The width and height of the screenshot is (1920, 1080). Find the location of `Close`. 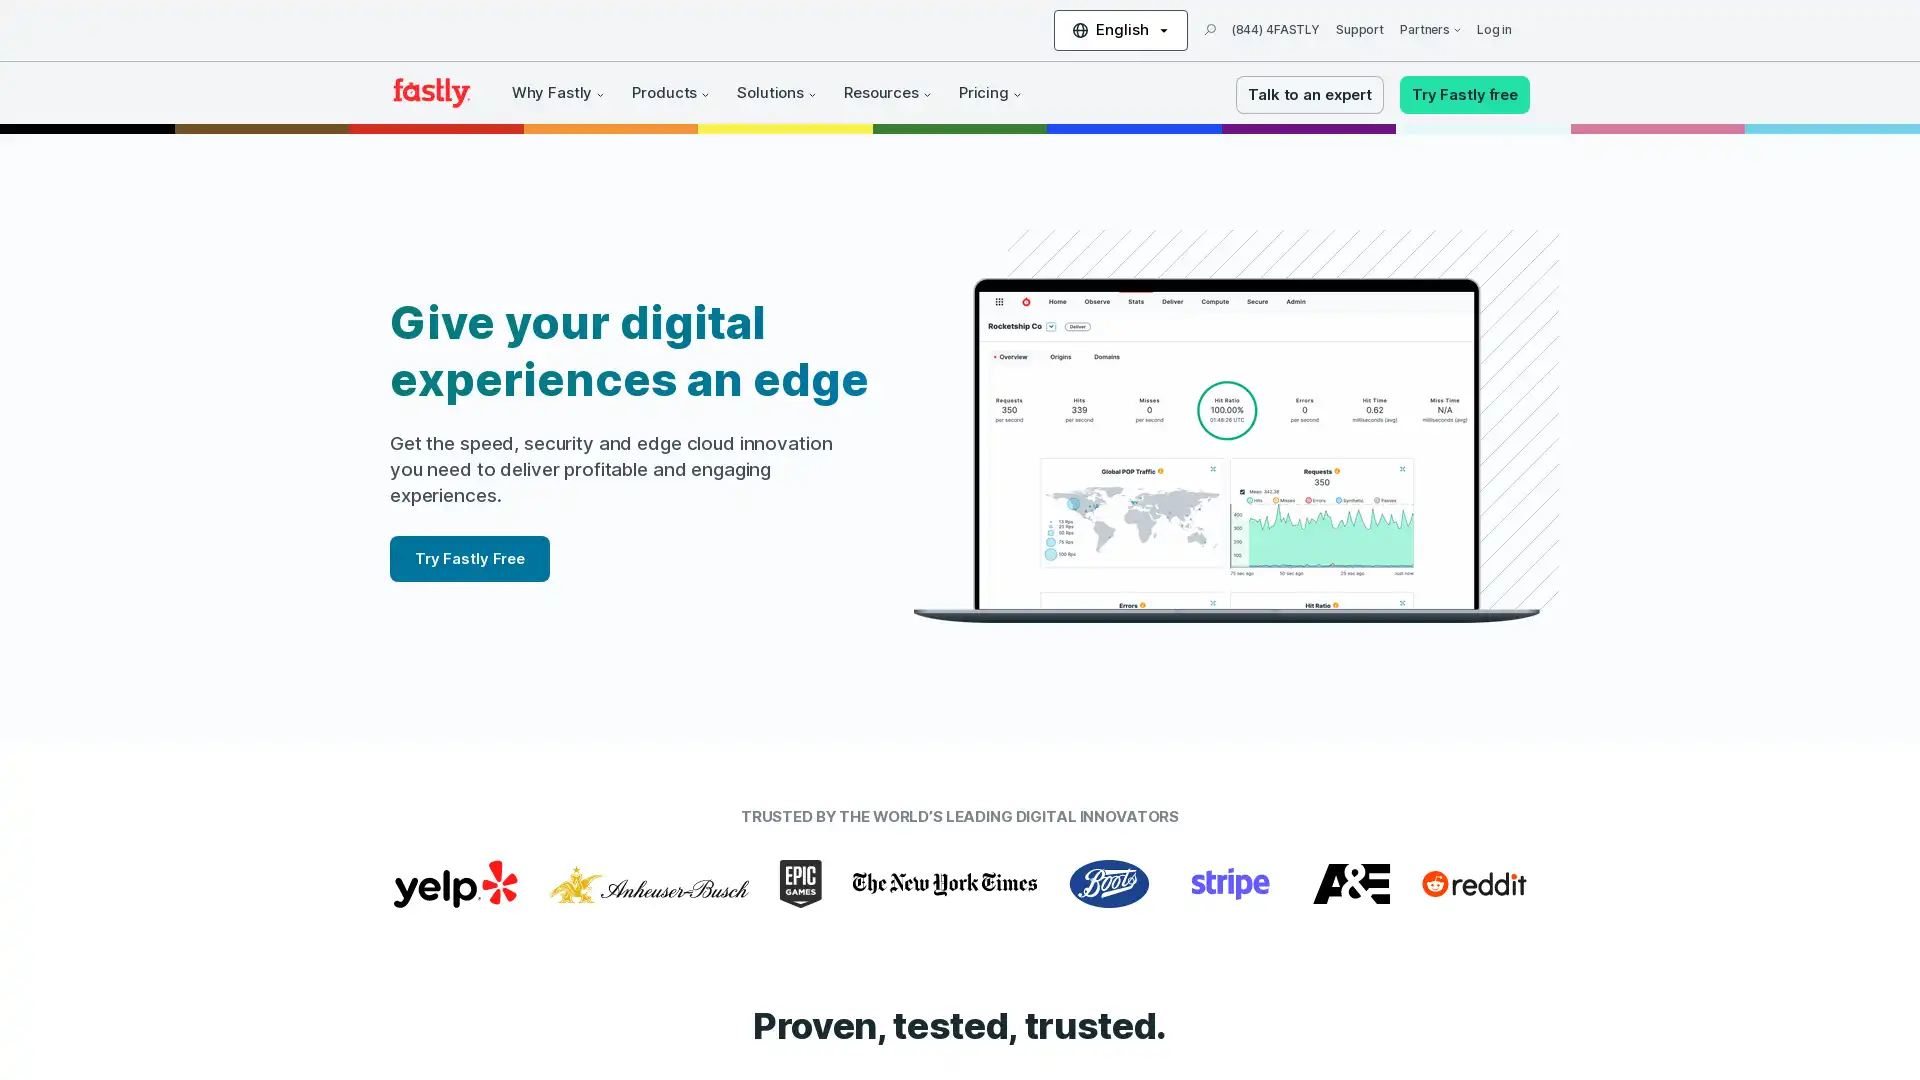

Close is located at coordinates (365, 810).